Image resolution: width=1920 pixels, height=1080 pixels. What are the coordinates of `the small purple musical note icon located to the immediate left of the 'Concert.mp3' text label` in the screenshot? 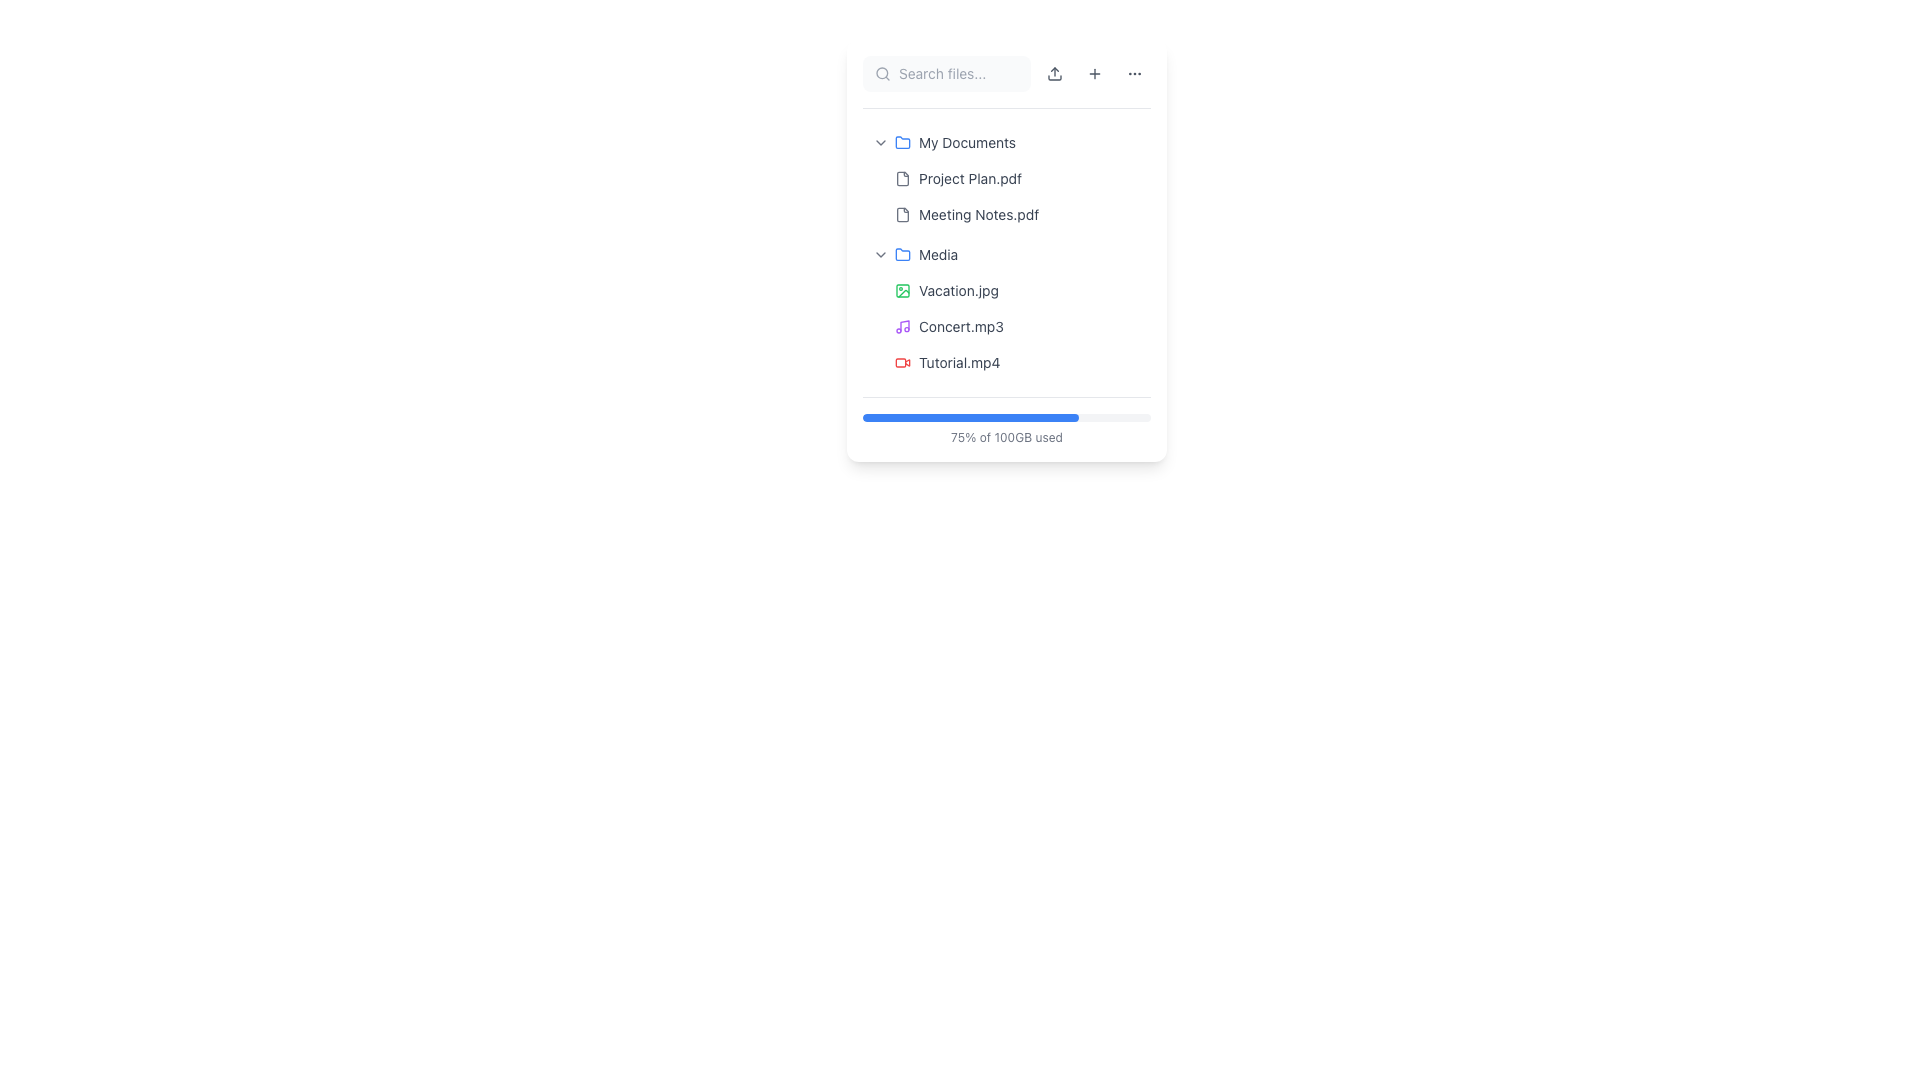 It's located at (901, 326).